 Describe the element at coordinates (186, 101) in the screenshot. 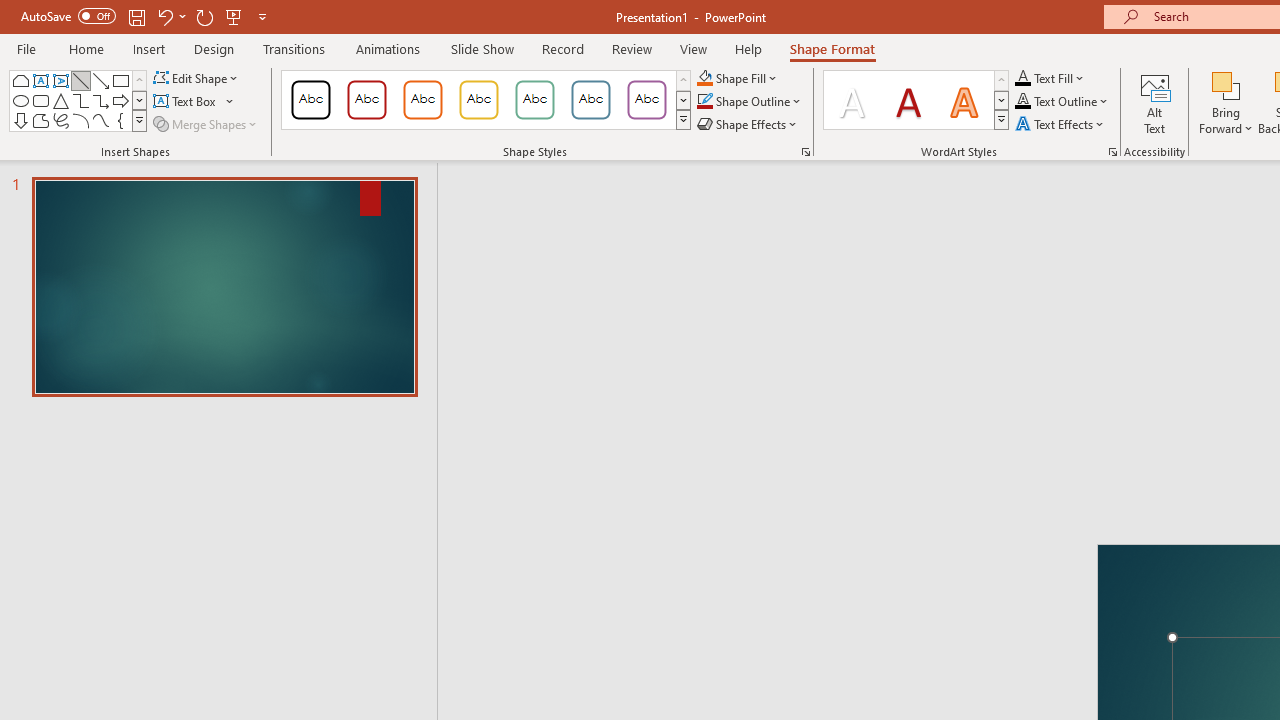

I see `'Draw Horizontal Text Box'` at that location.